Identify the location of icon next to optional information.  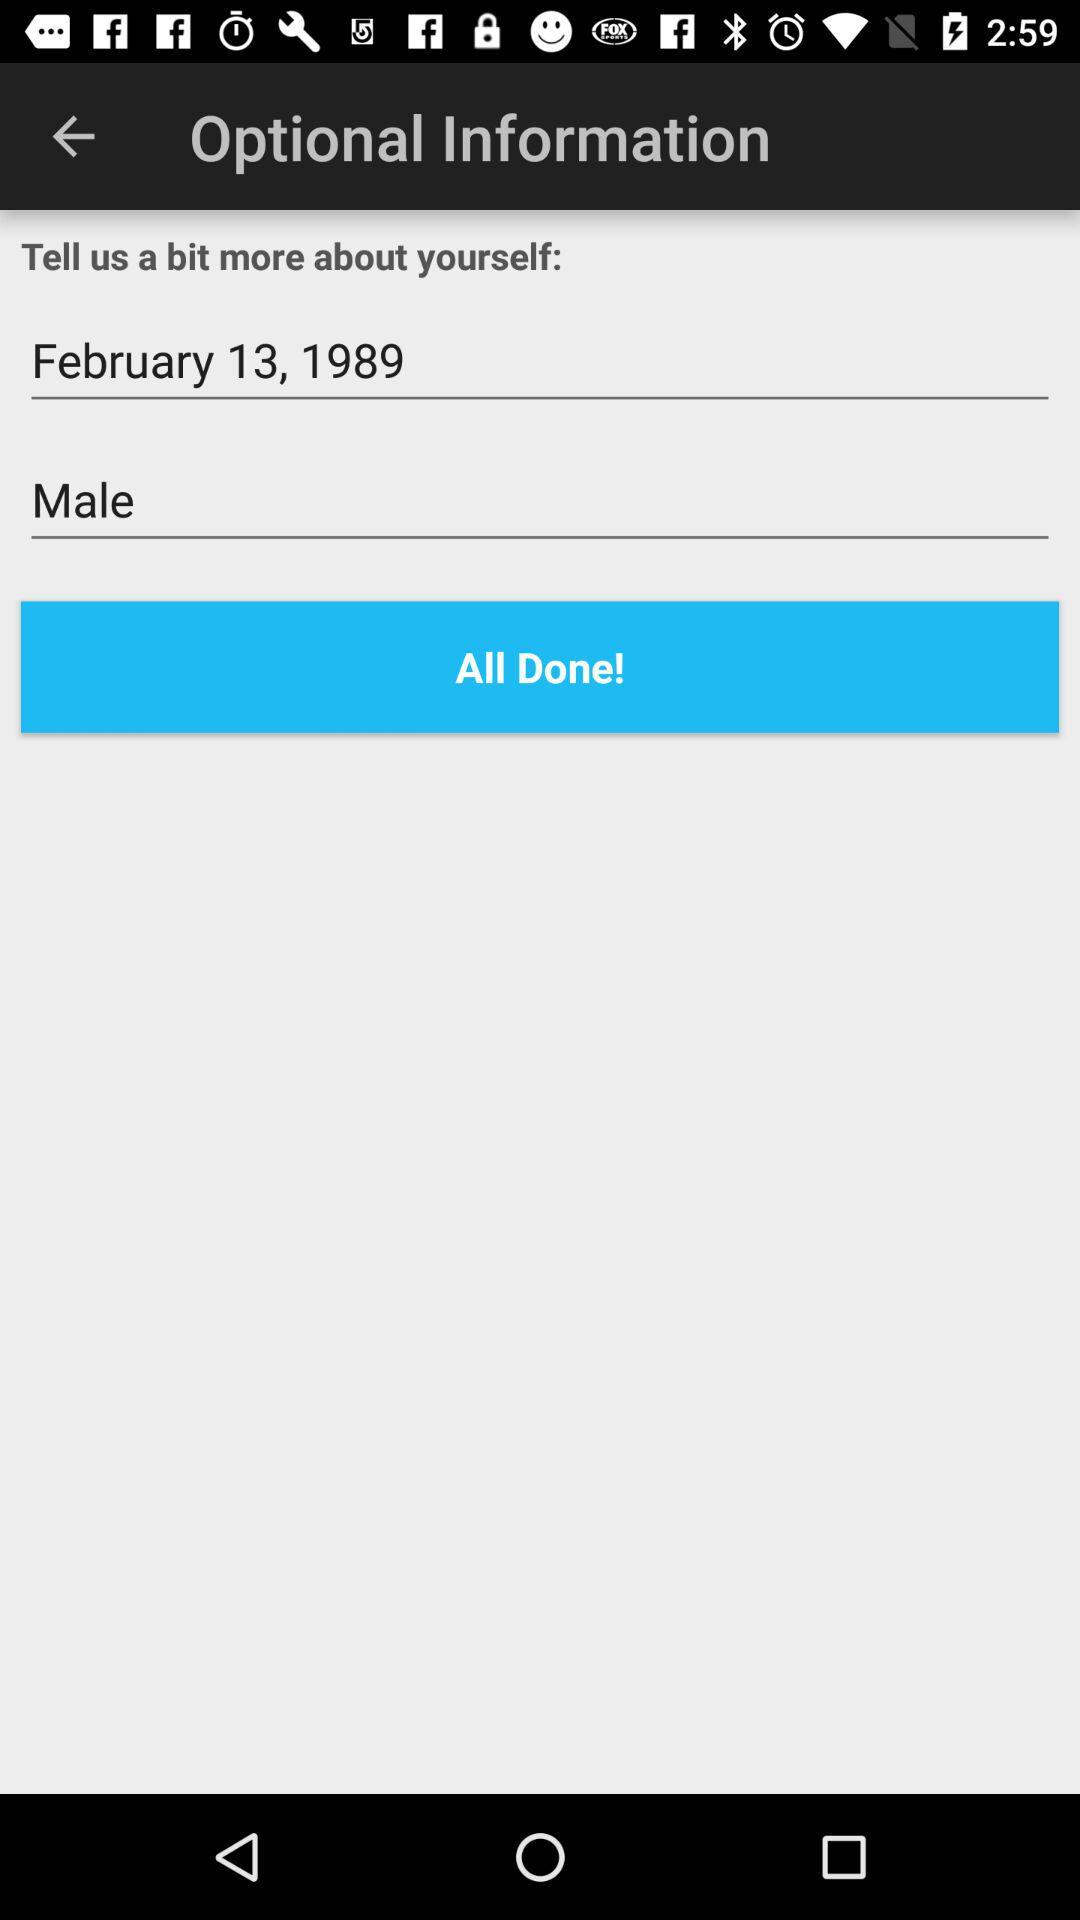
(72, 135).